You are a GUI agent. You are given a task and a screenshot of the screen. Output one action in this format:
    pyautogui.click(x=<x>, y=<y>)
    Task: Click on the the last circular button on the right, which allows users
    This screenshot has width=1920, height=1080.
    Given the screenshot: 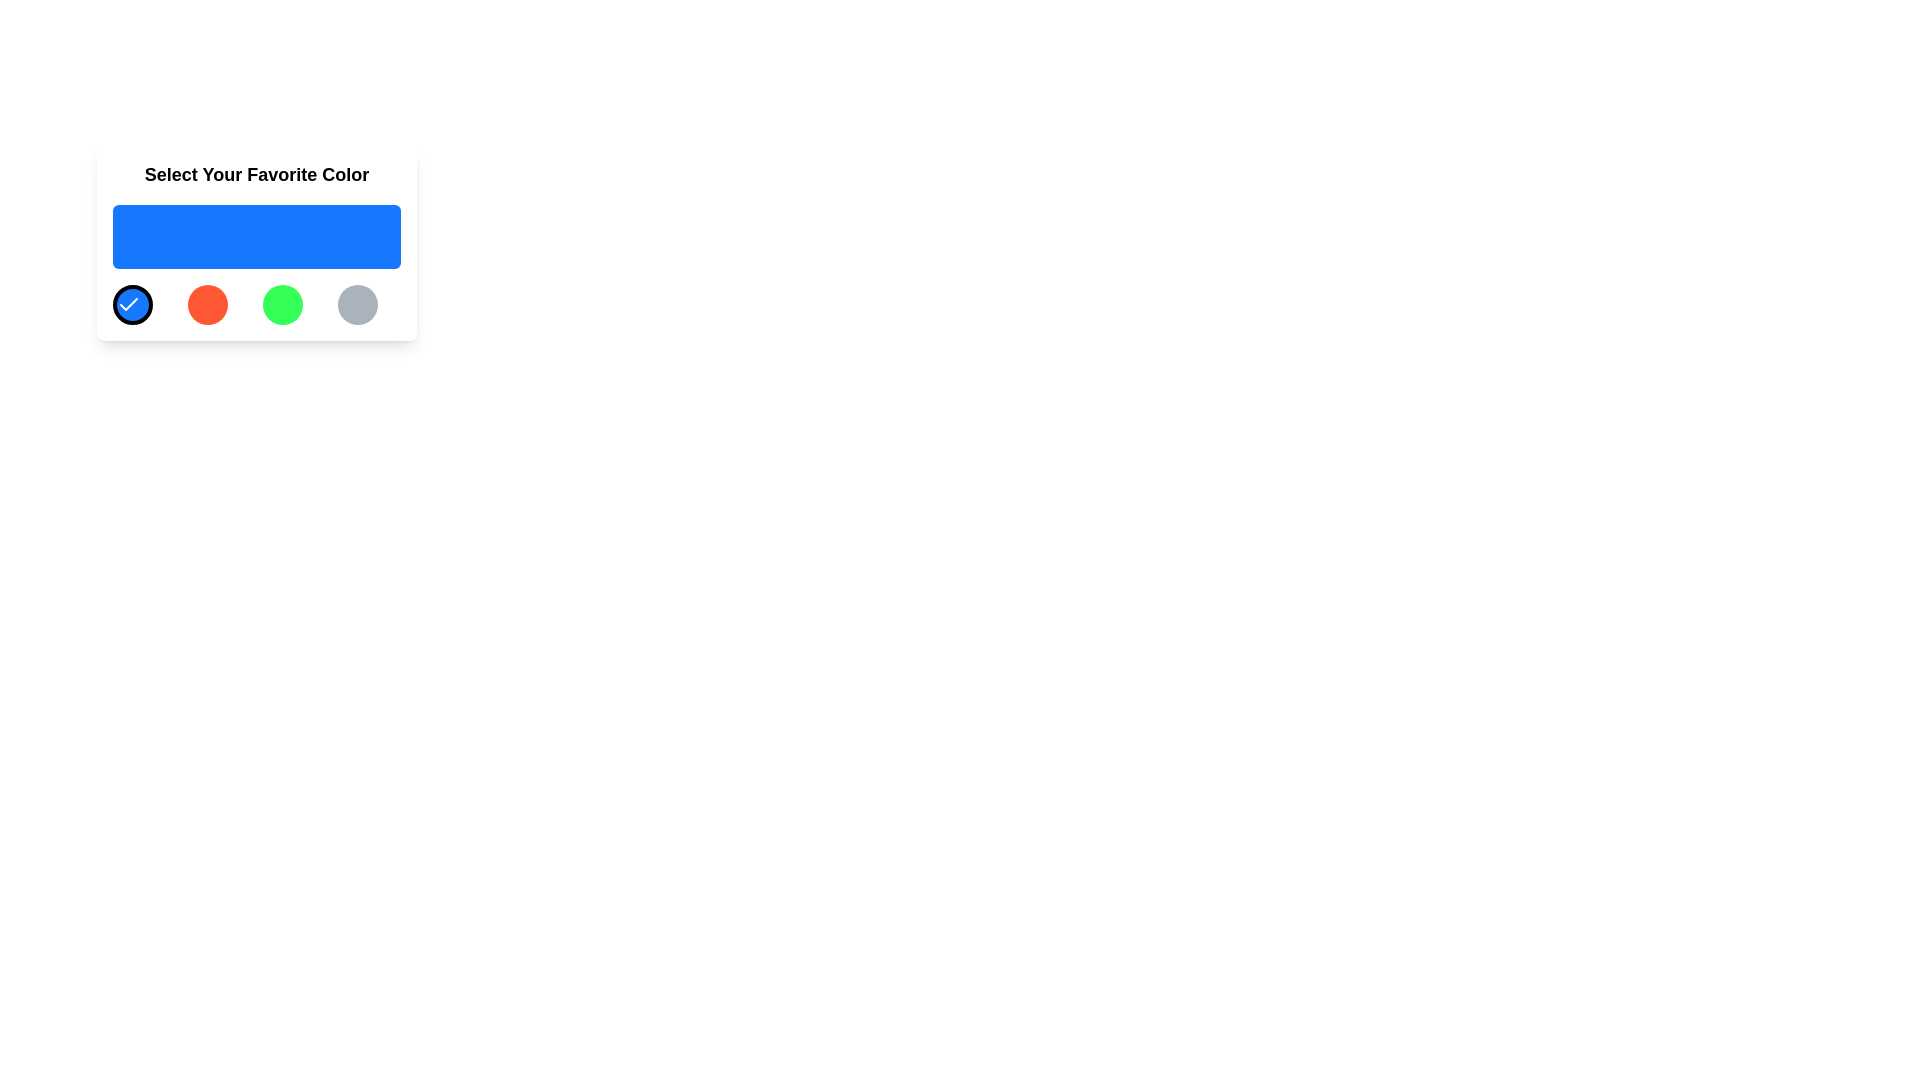 What is the action you would take?
    pyautogui.click(x=358, y=304)
    